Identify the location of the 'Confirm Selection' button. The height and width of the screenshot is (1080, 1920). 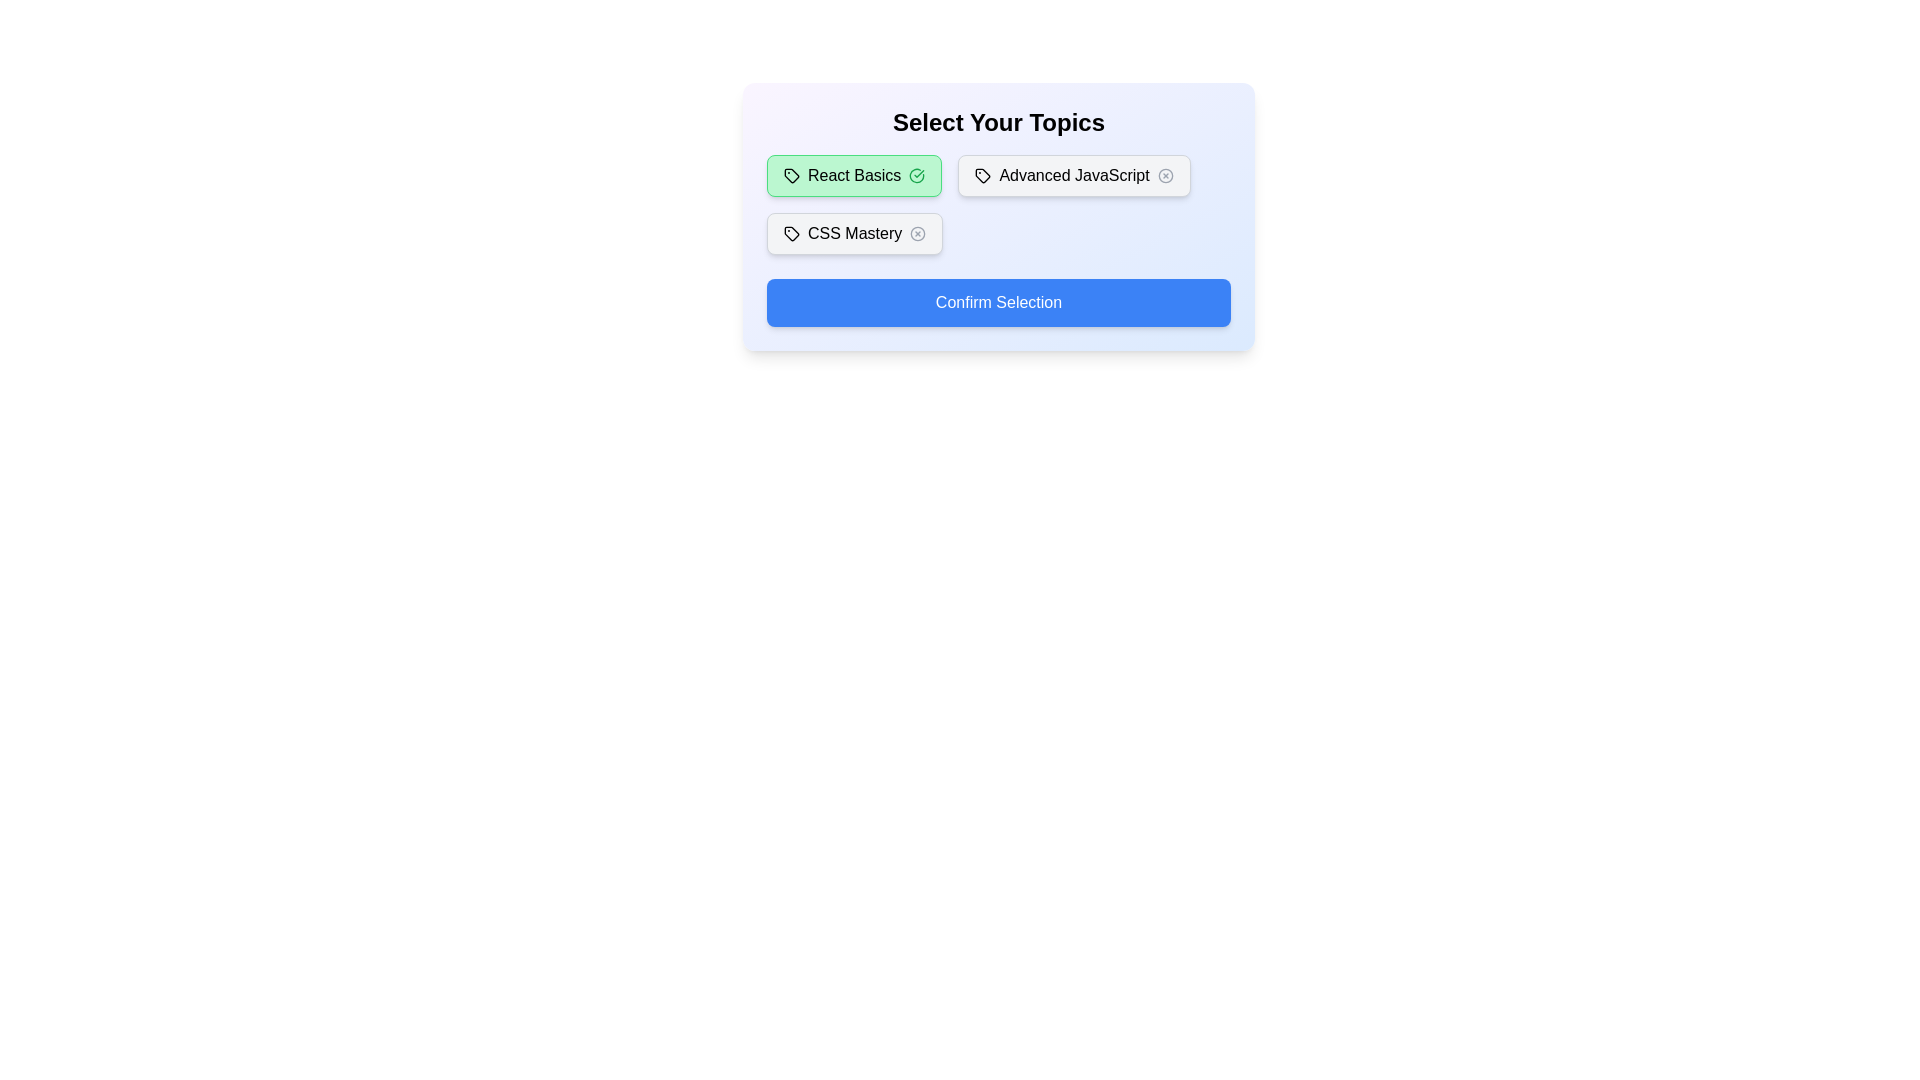
(998, 303).